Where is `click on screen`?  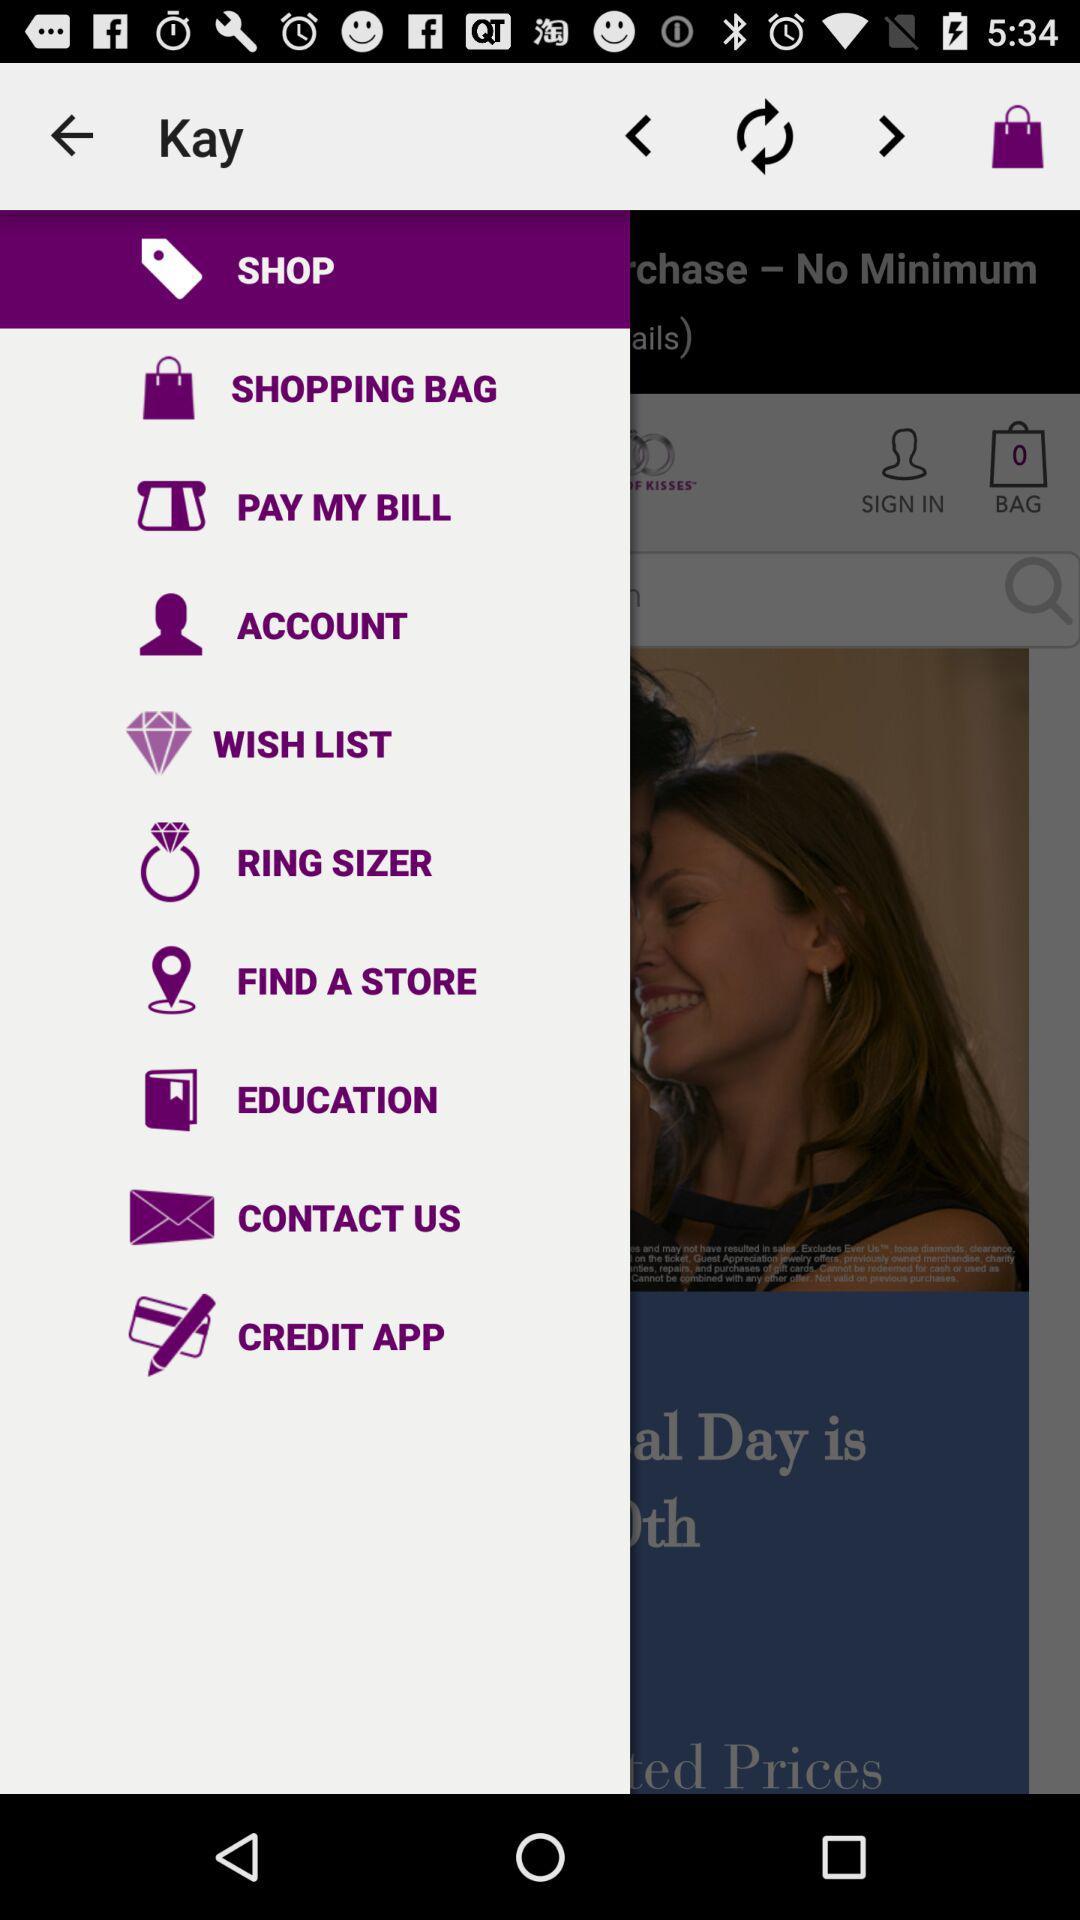
click on screen is located at coordinates (540, 1002).